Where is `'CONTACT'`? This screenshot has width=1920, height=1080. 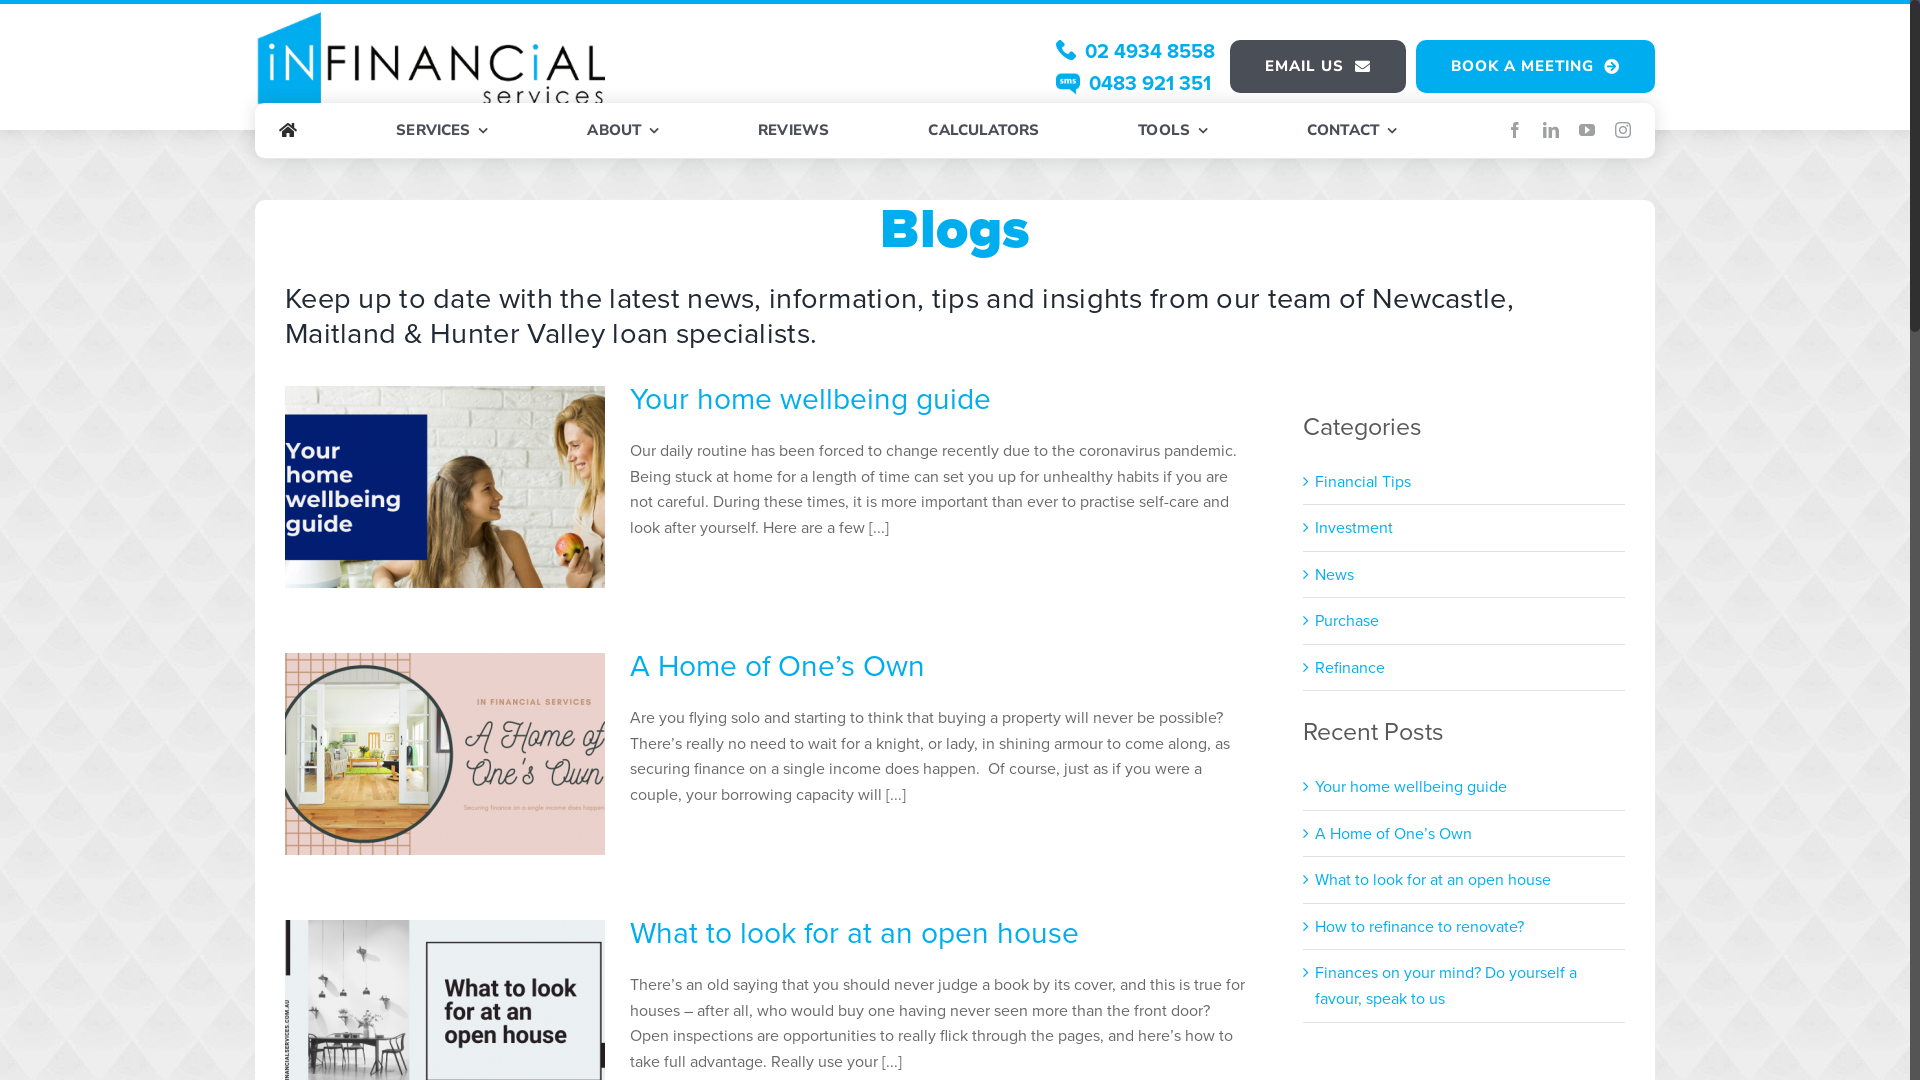 'CONTACT' is located at coordinates (1352, 131).